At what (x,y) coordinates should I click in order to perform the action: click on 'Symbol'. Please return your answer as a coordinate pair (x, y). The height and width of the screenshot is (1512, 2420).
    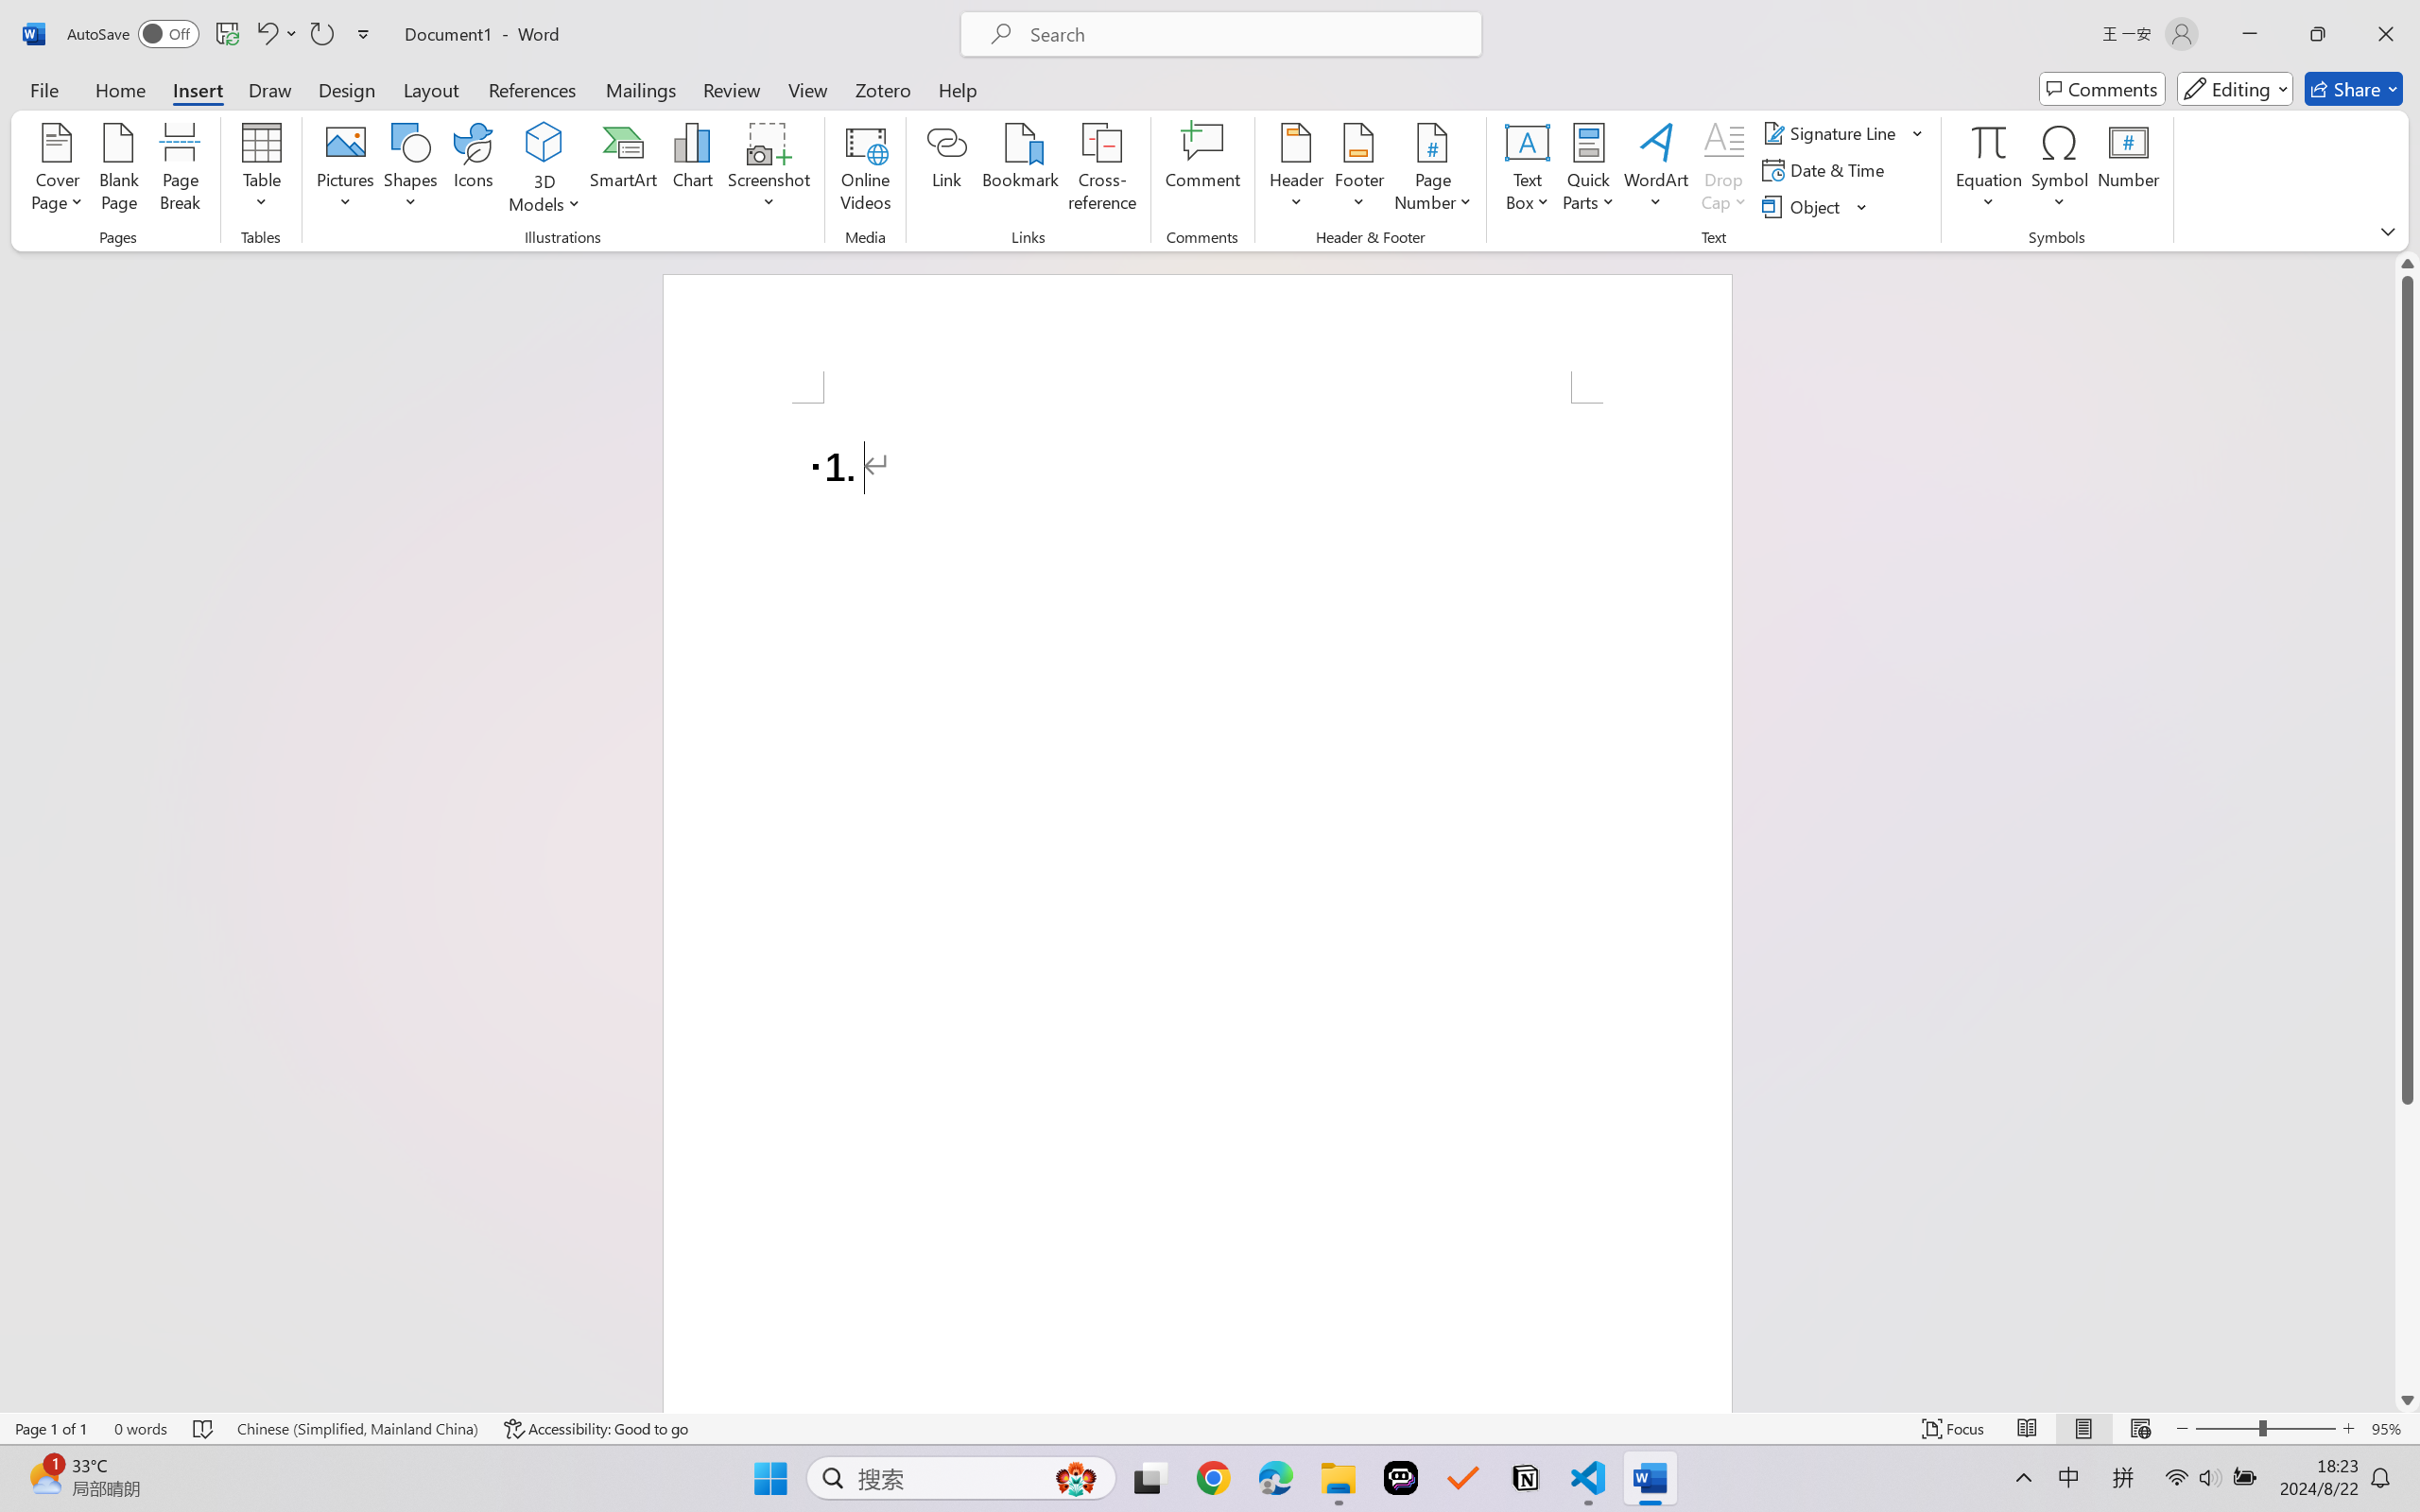
    Looking at the image, I should click on (2058, 170).